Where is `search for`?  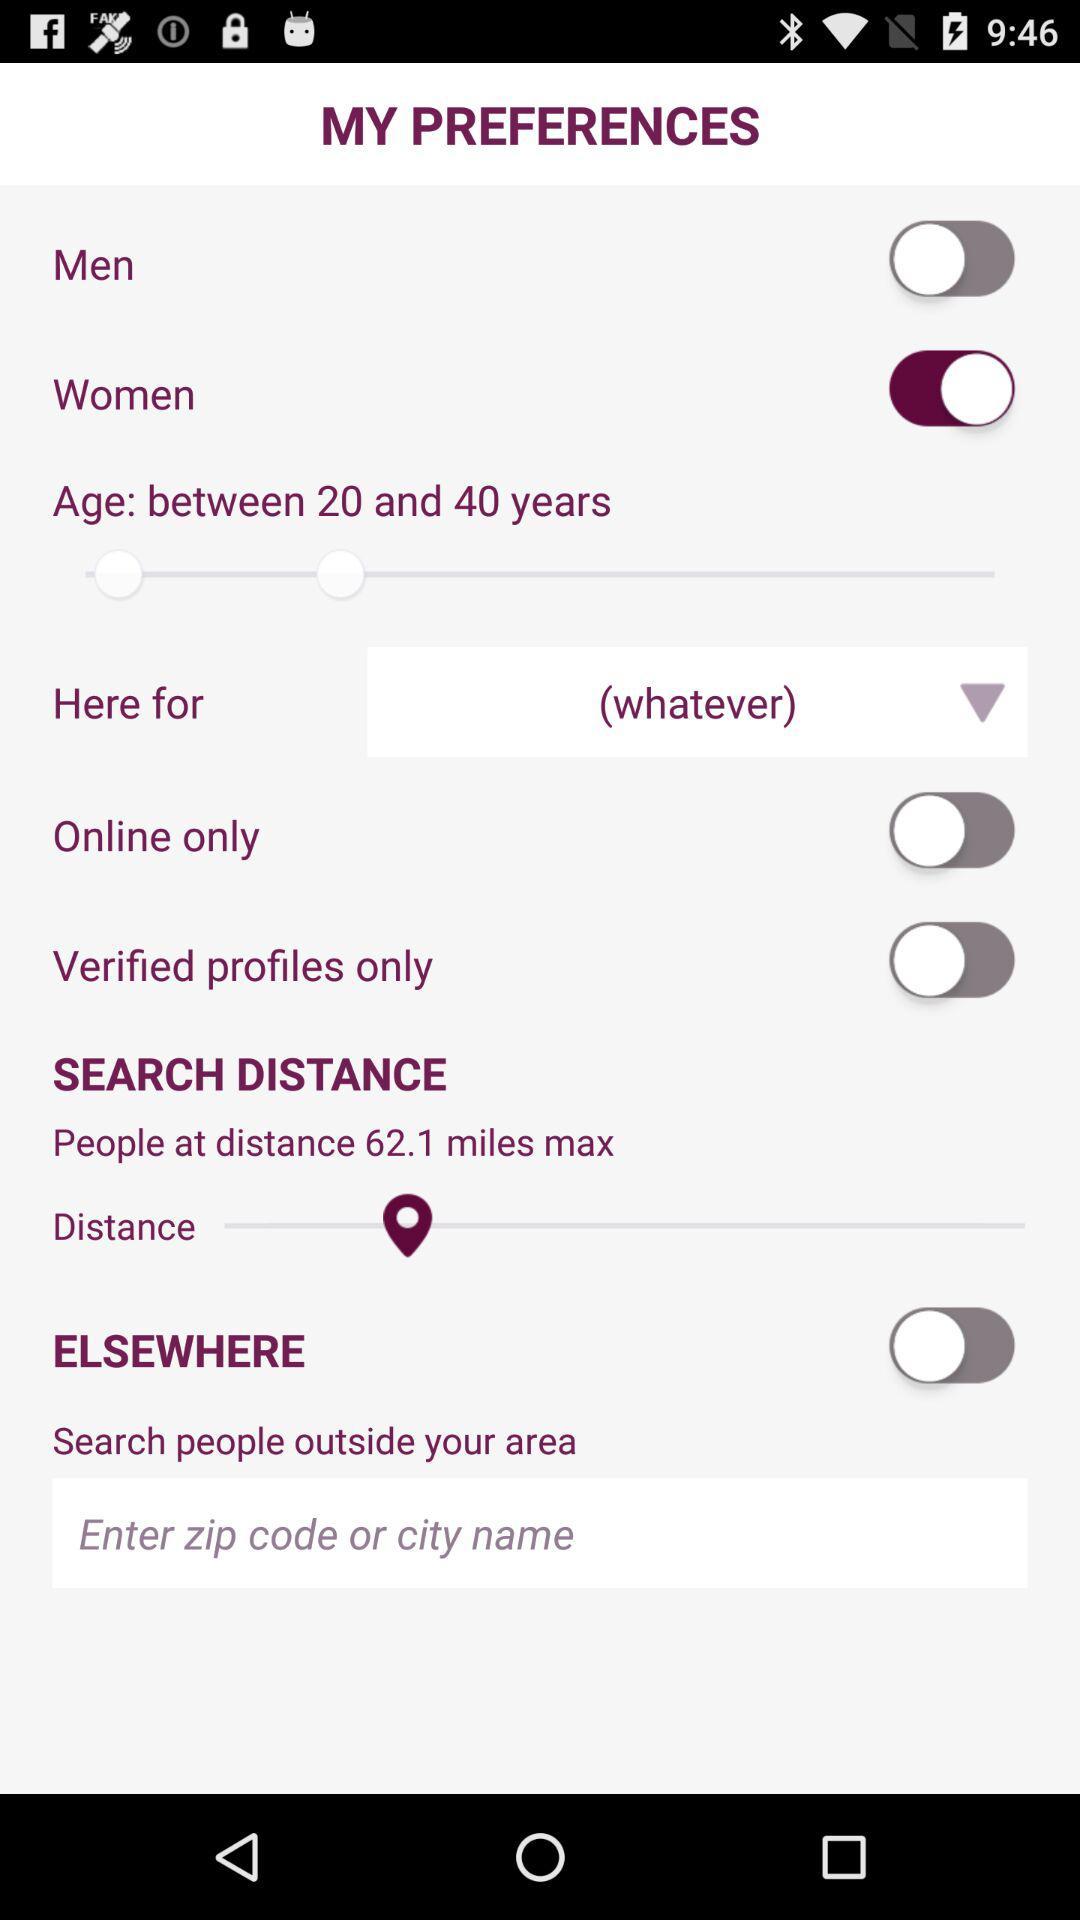
search for is located at coordinates (952, 393).